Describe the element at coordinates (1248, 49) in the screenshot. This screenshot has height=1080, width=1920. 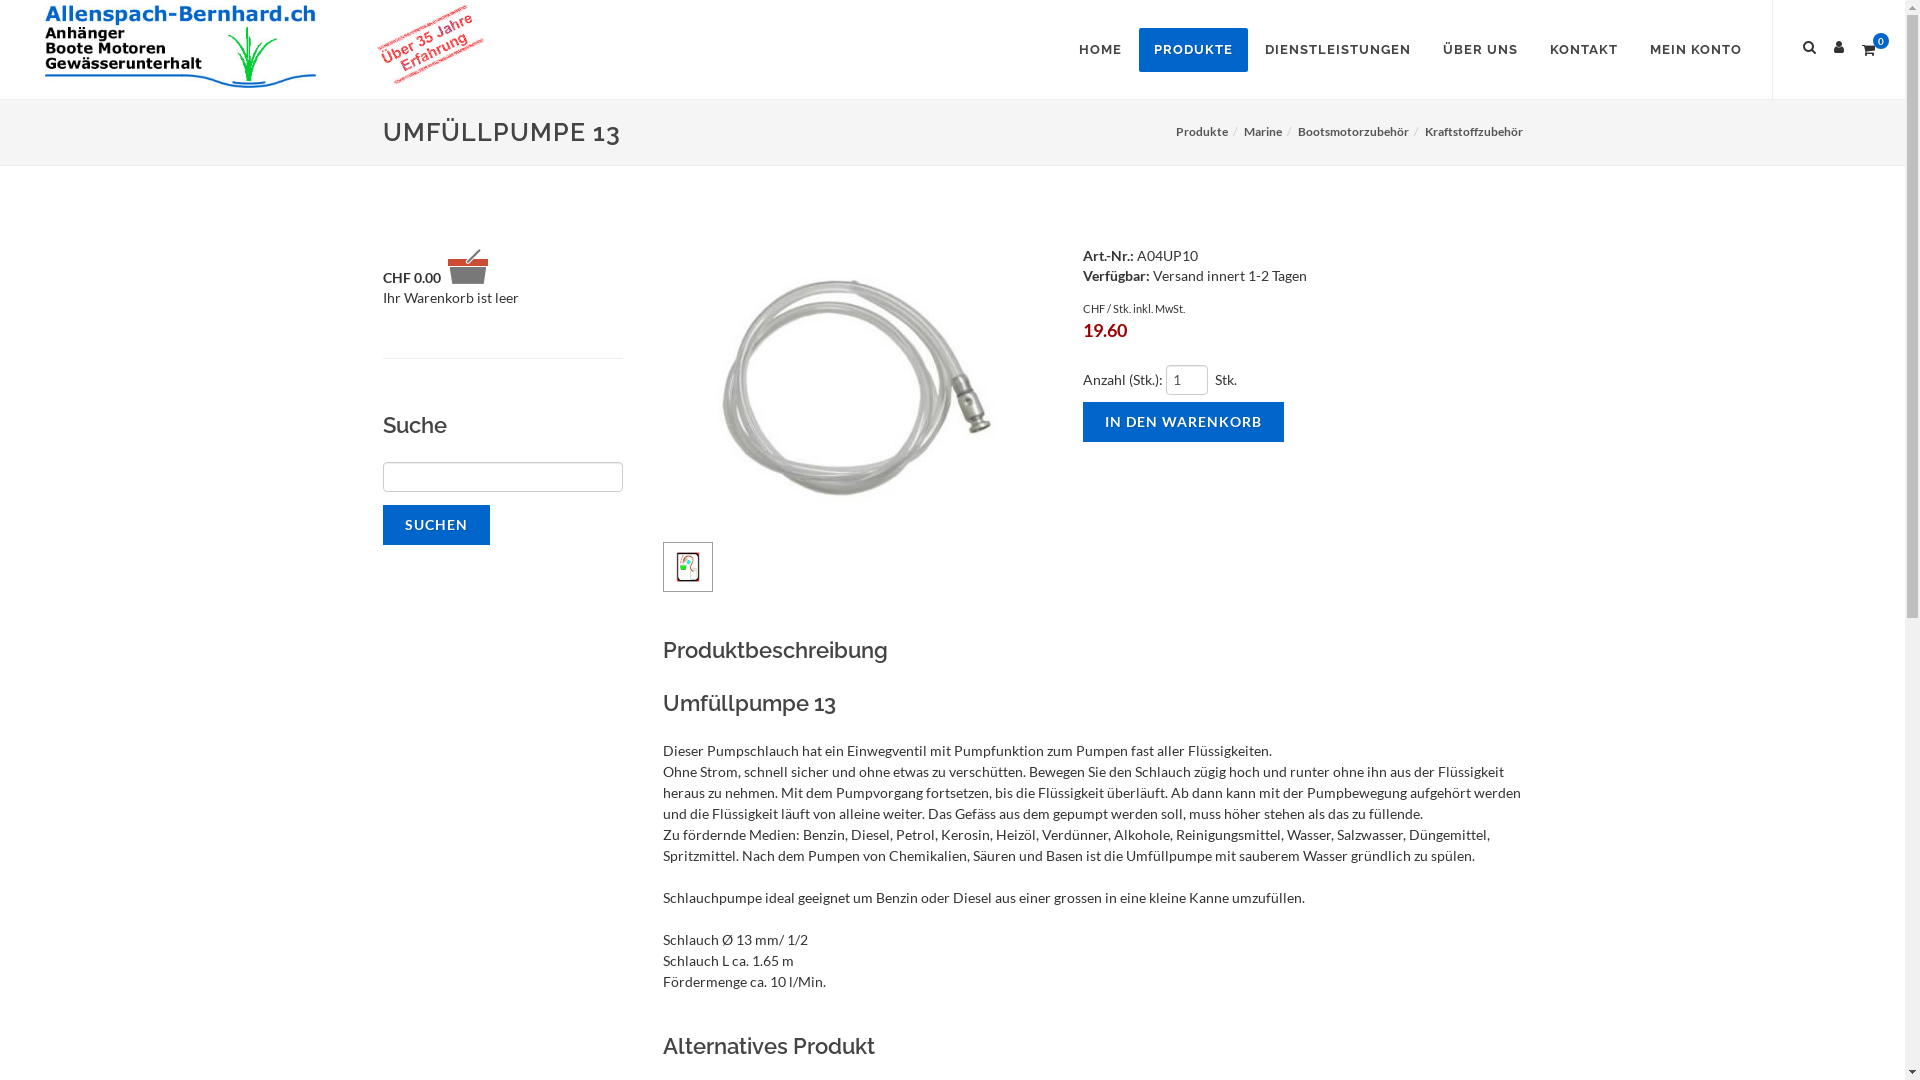
I see `'DIENSTLEISTUNGEN'` at that location.